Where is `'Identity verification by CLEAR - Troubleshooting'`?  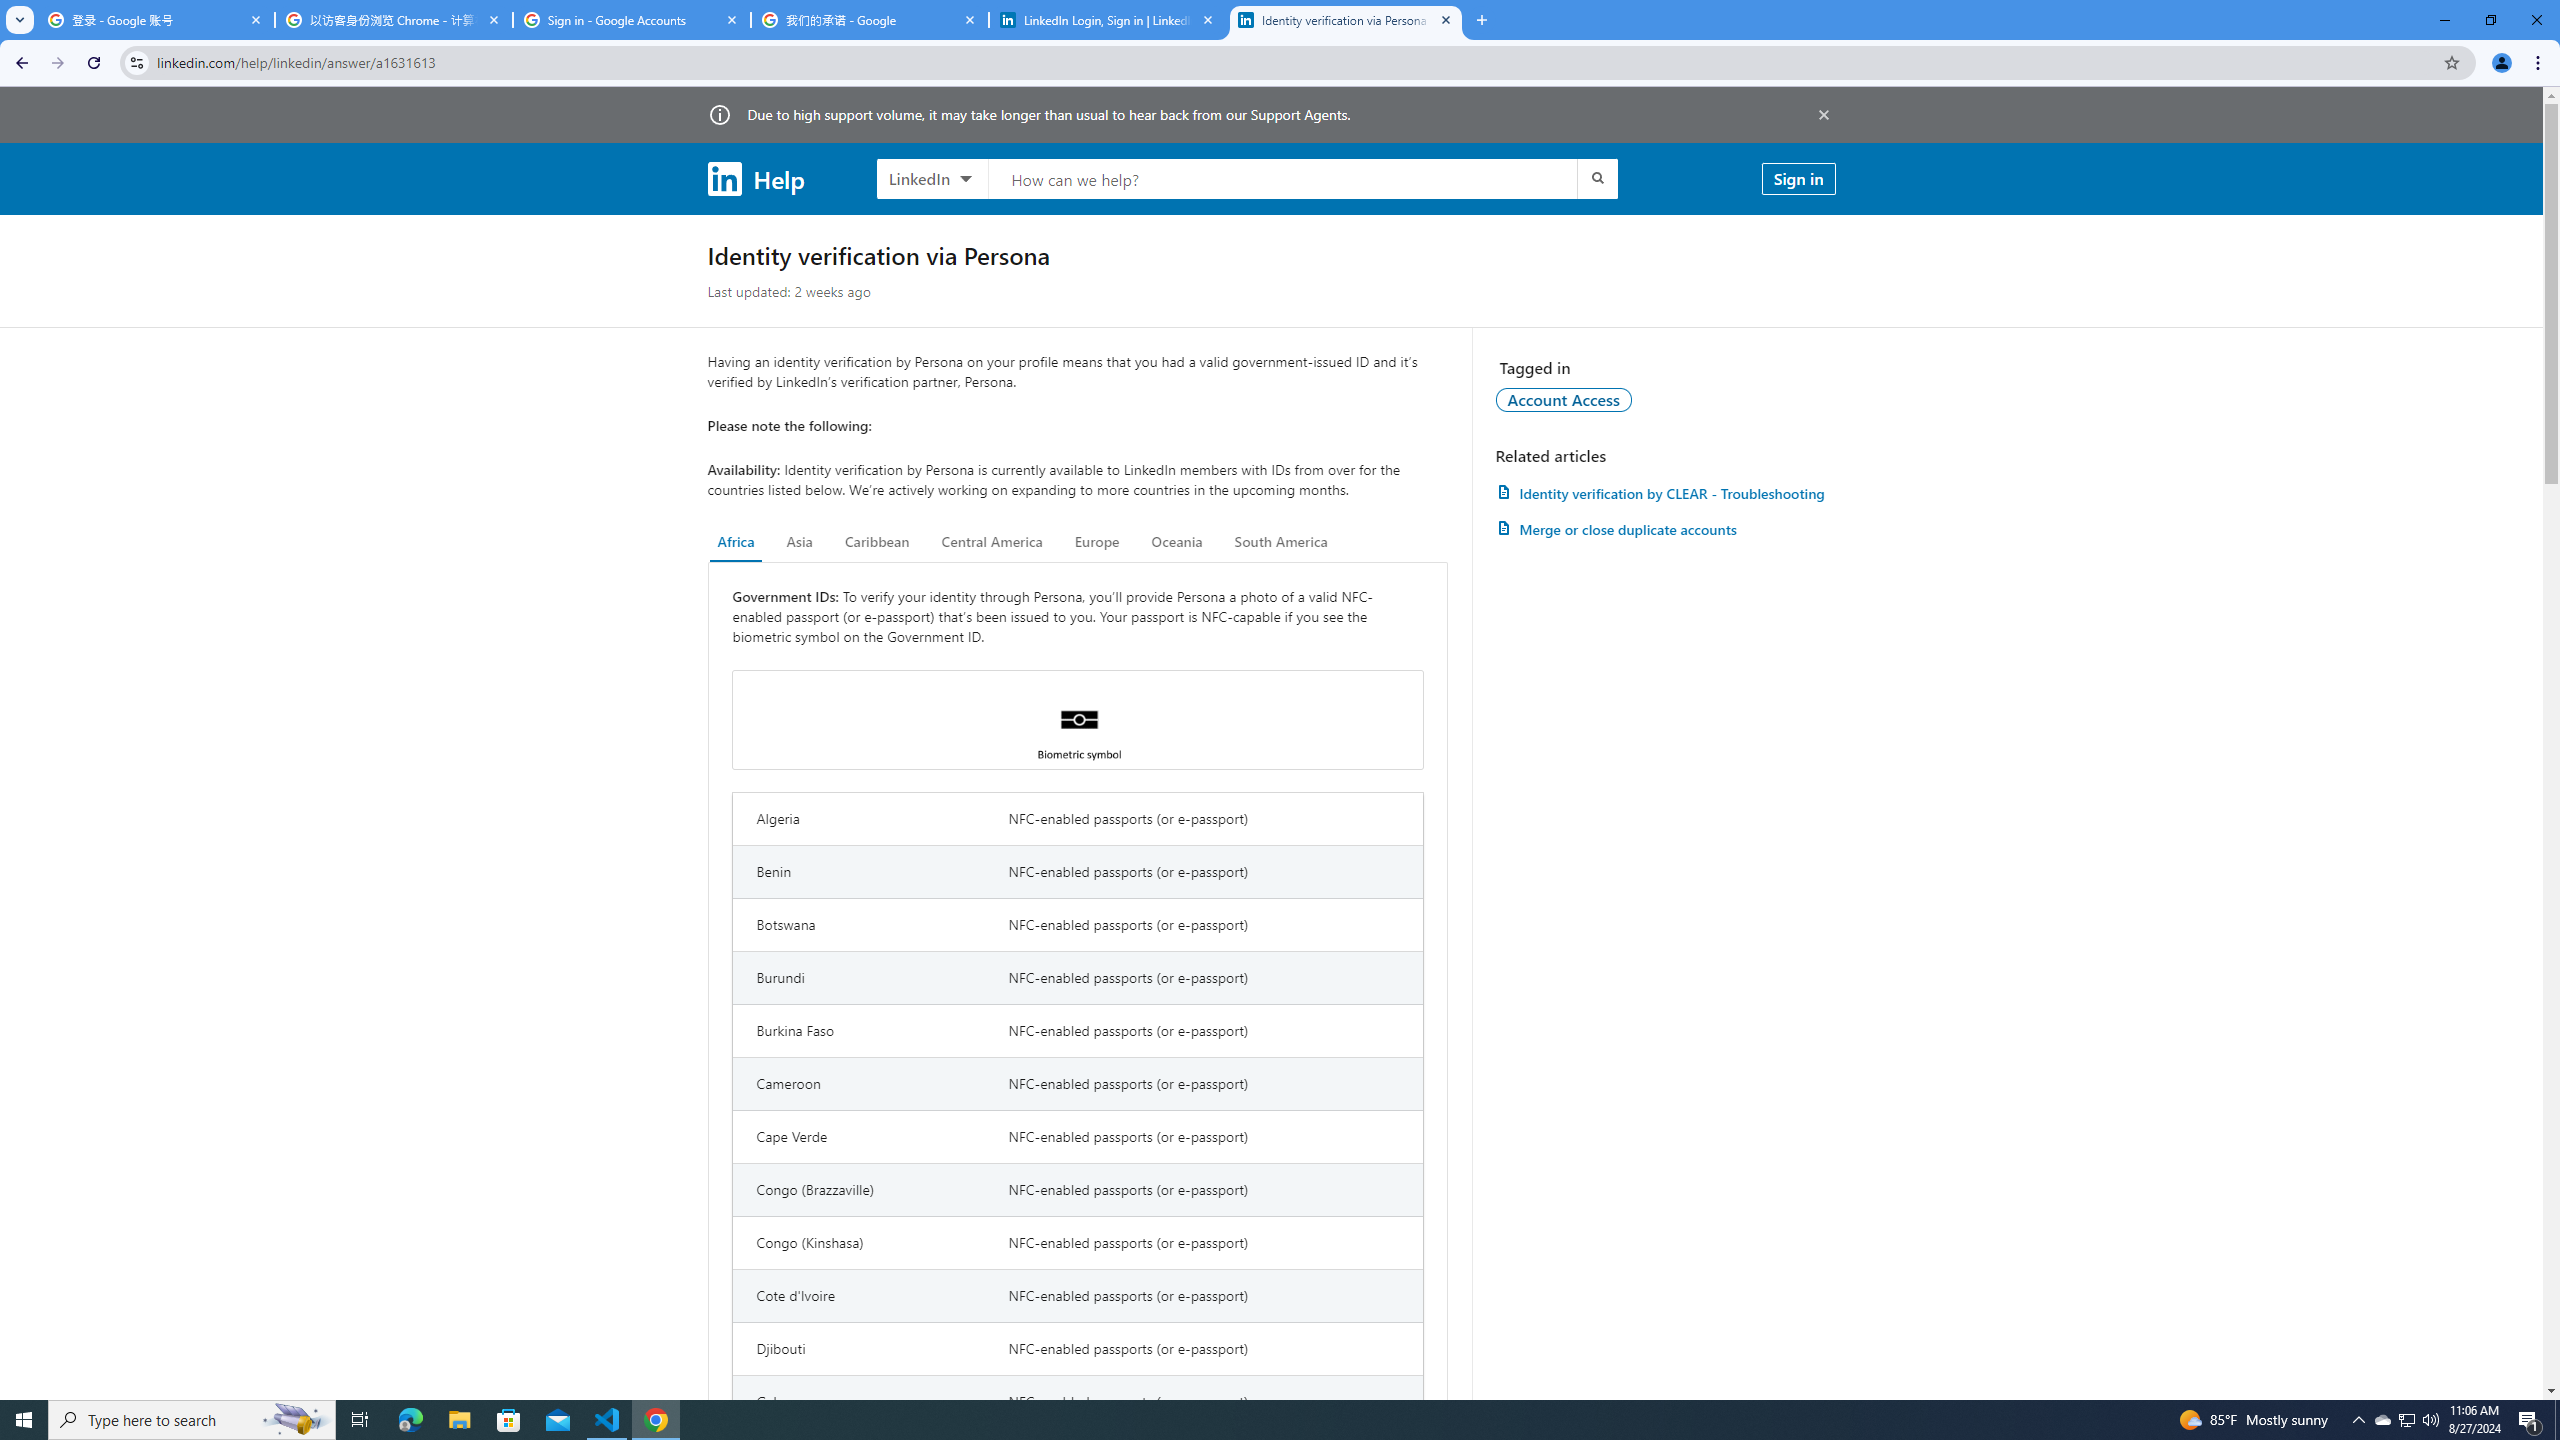 'Identity verification by CLEAR - Troubleshooting' is located at coordinates (1664, 493).